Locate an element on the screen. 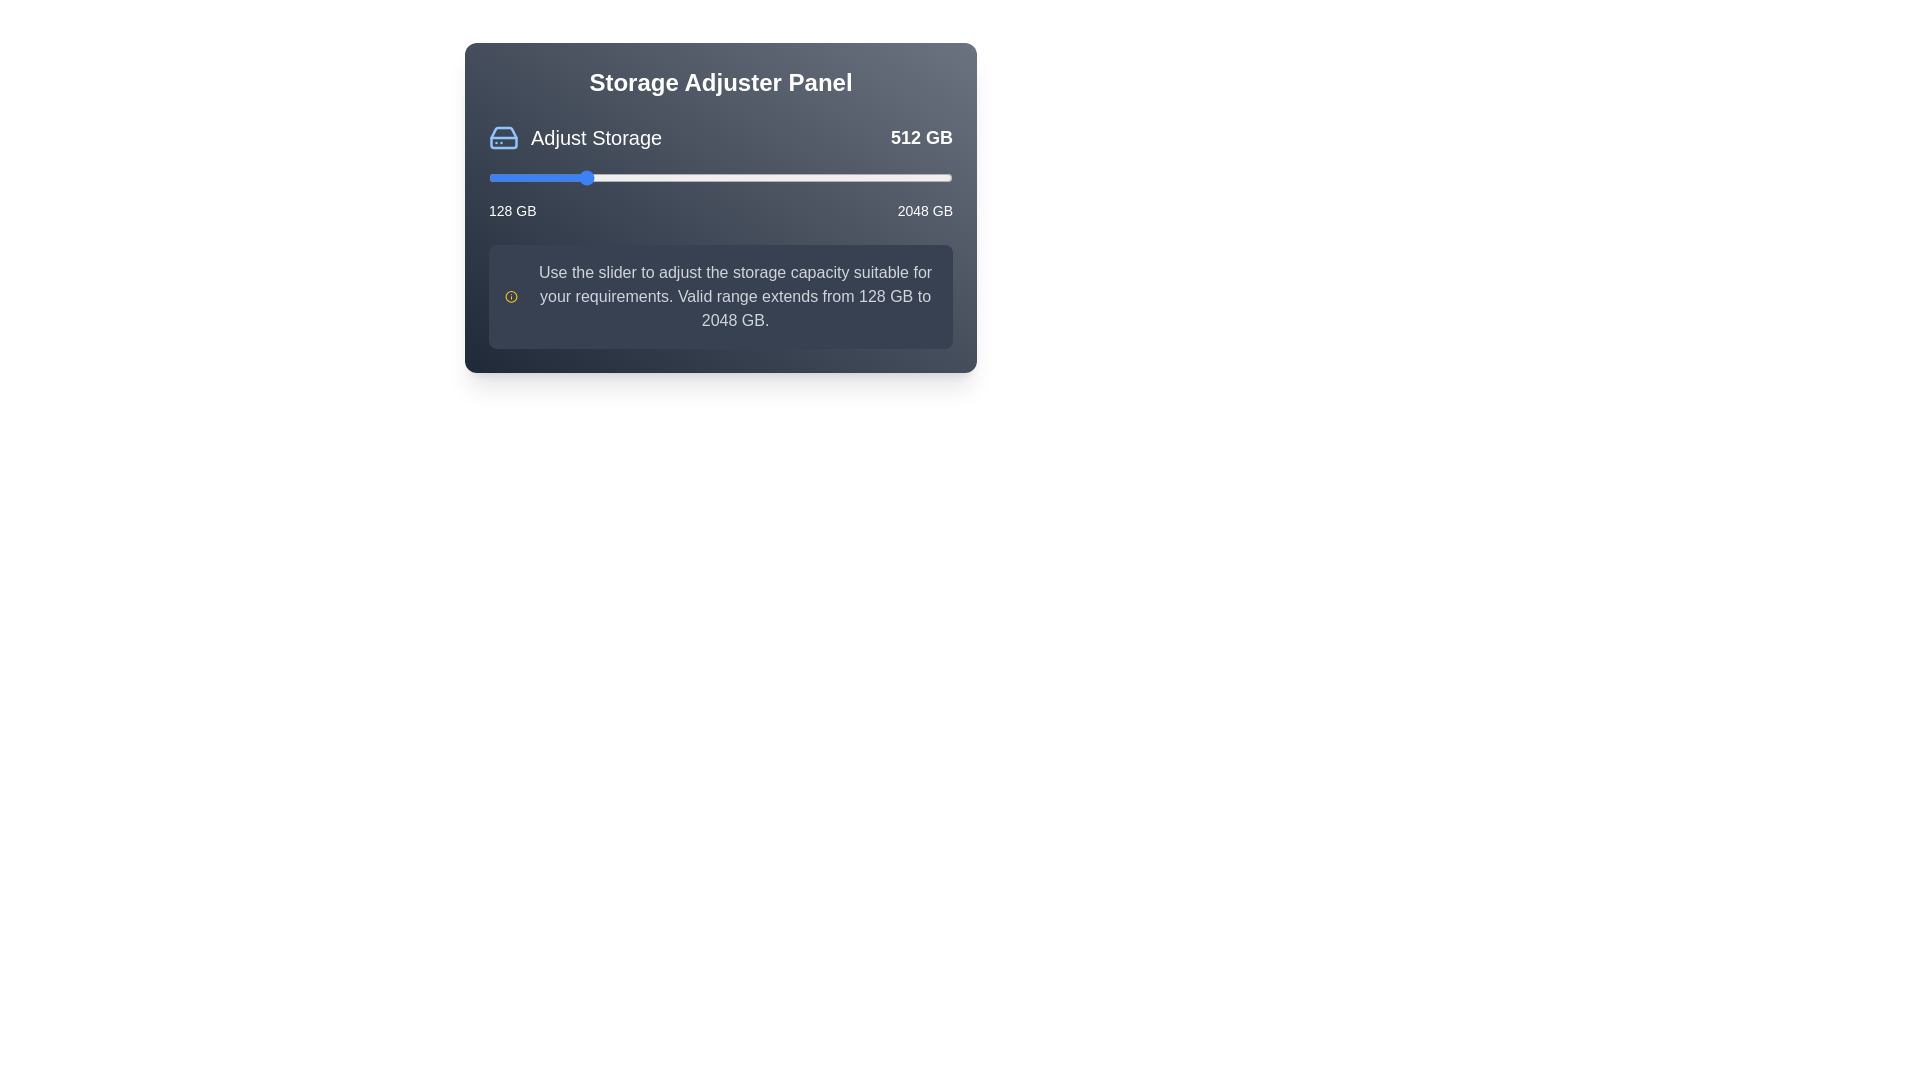 Image resolution: width=1920 pixels, height=1080 pixels. the storage capacity is located at coordinates (903, 176).